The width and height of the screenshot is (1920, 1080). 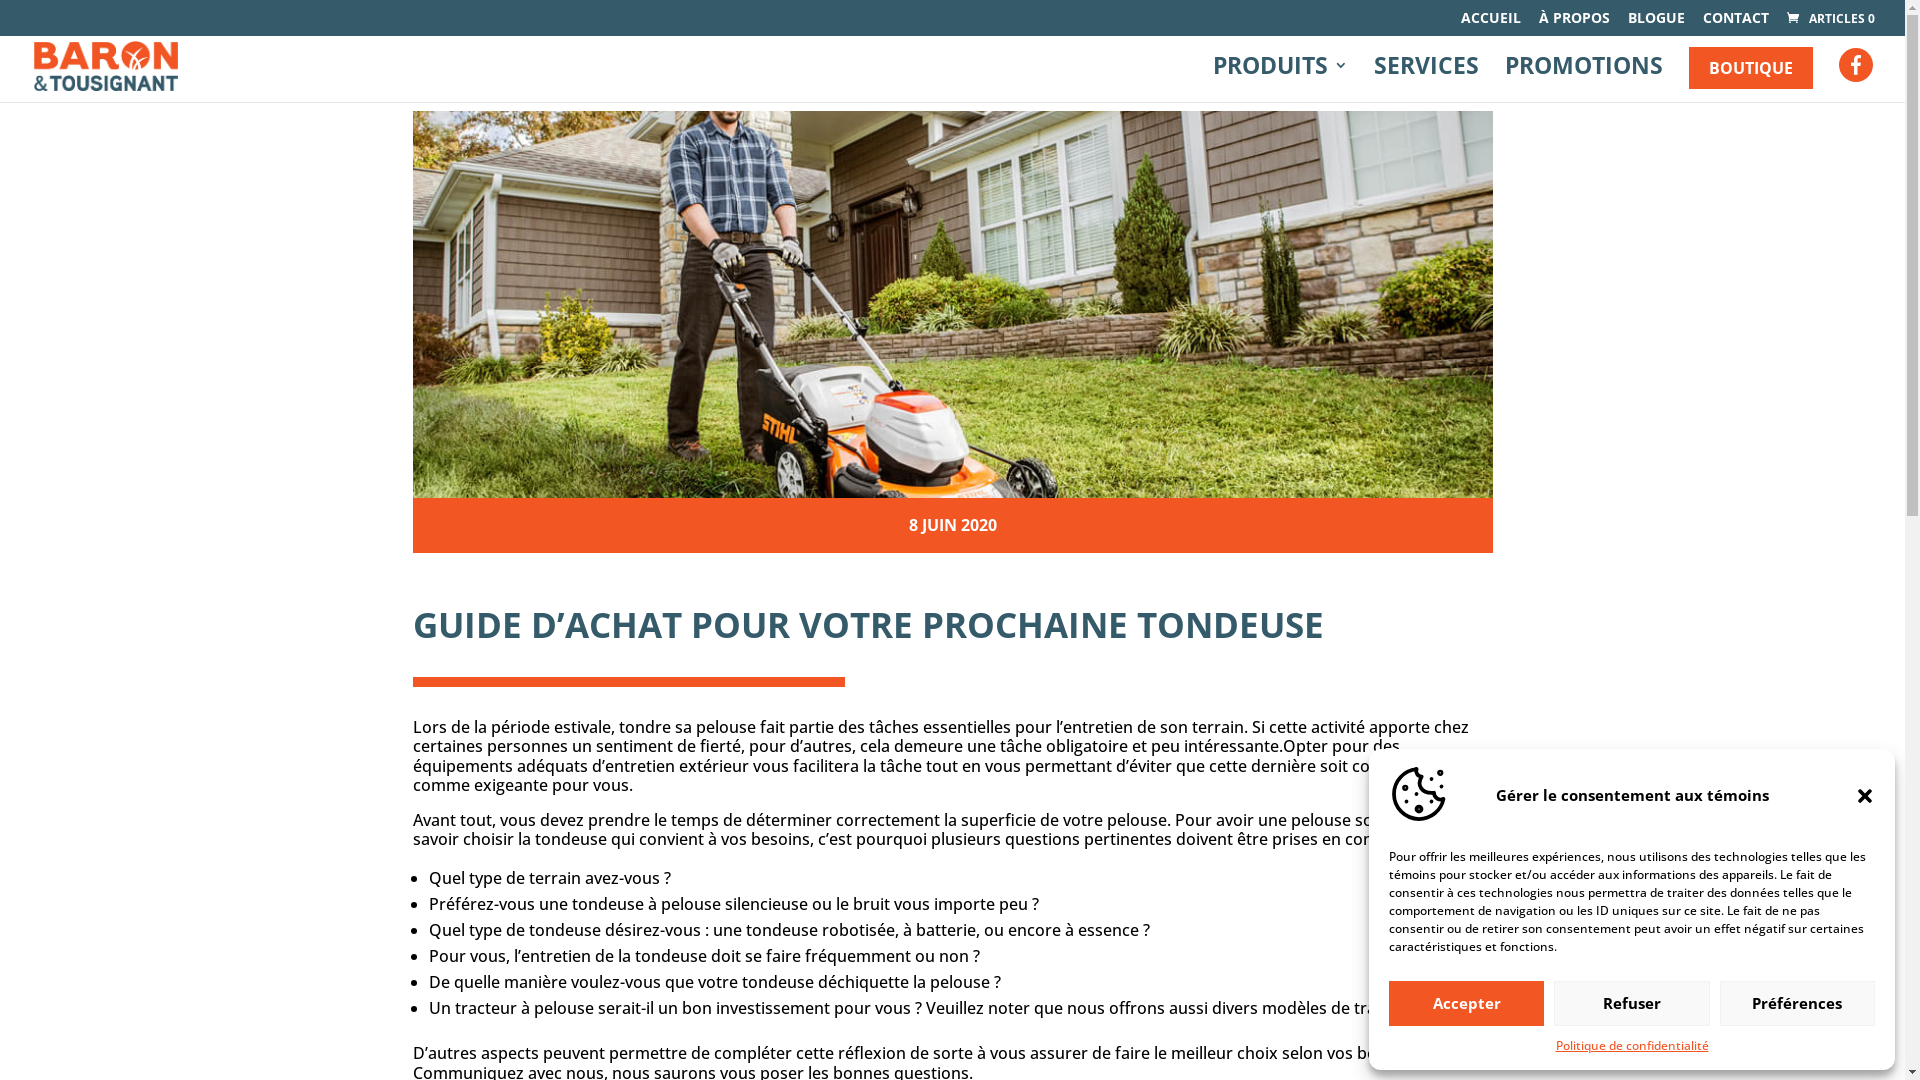 What do you see at coordinates (1425, 79) in the screenshot?
I see `'SERVICES'` at bounding box center [1425, 79].